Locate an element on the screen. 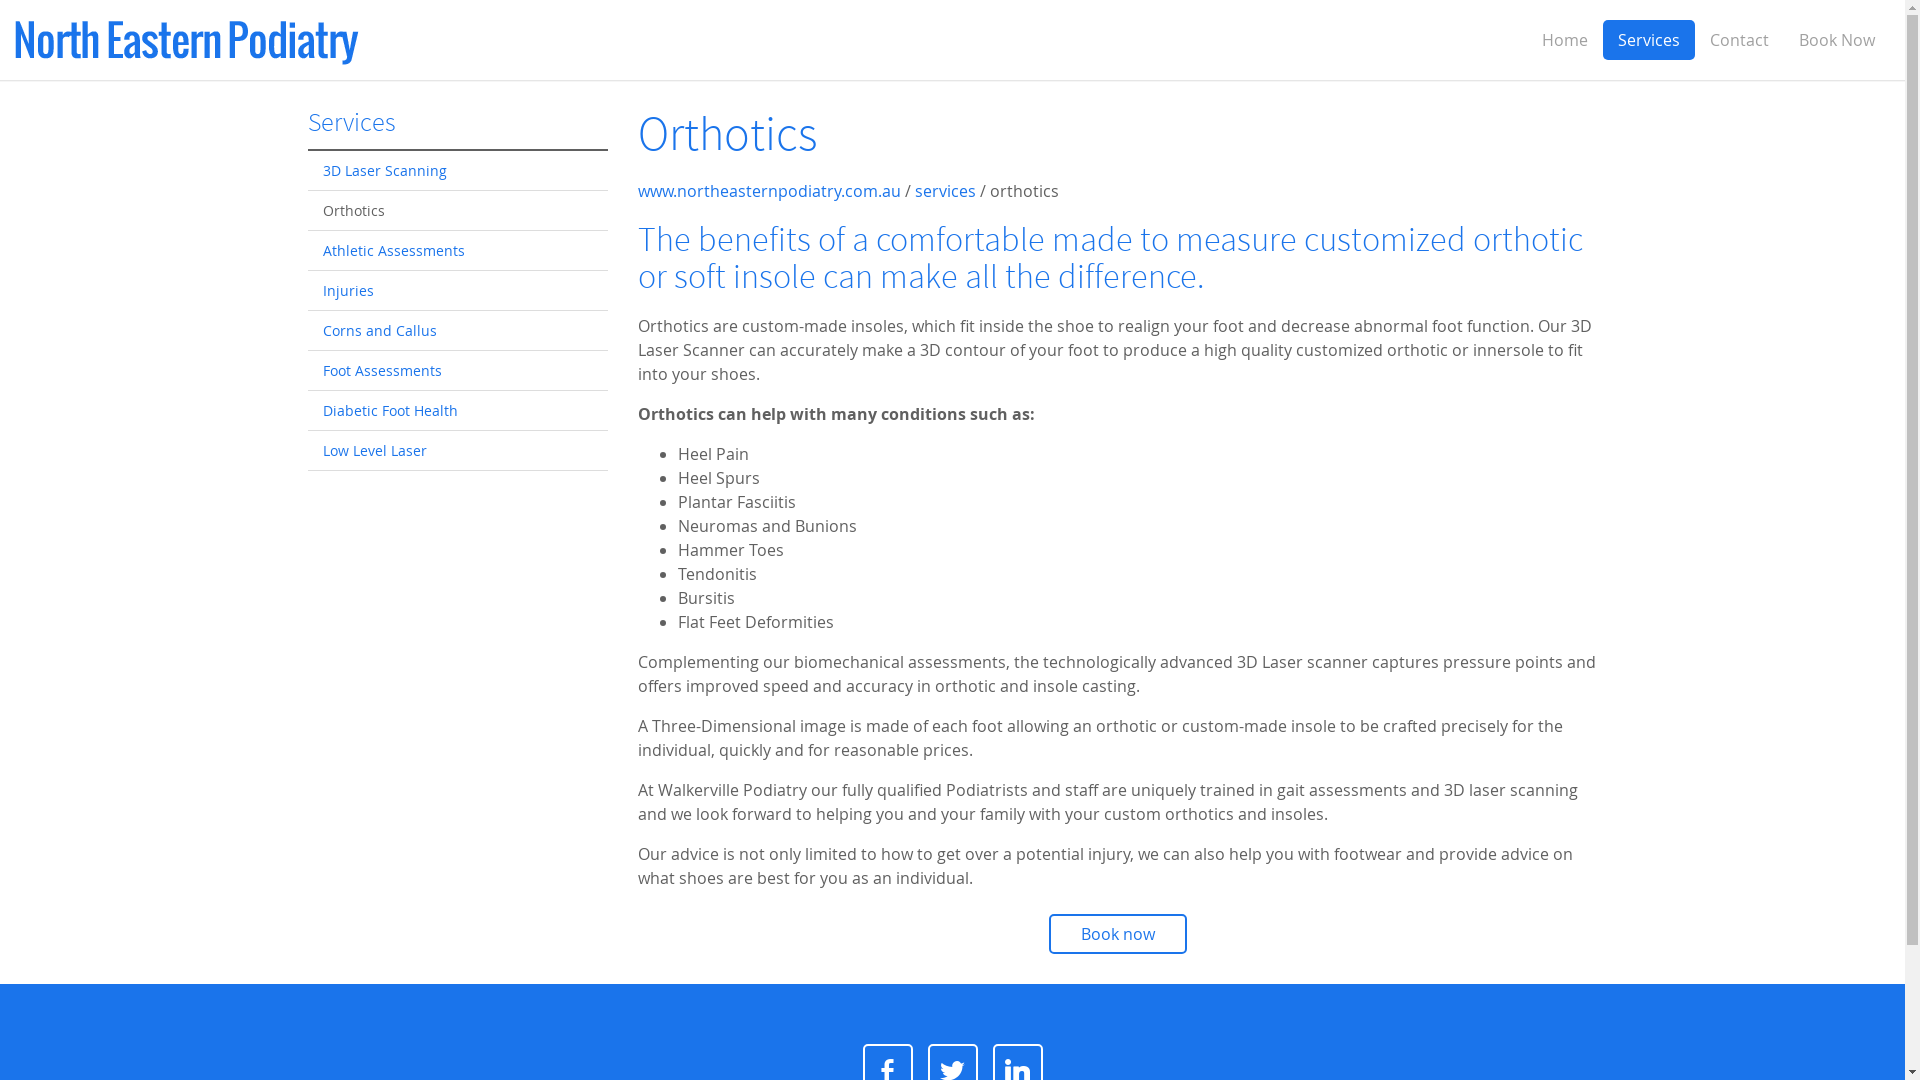 Image resolution: width=1920 pixels, height=1080 pixels. 'Diabetic Foot Health' is located at coordinates (456, 410).